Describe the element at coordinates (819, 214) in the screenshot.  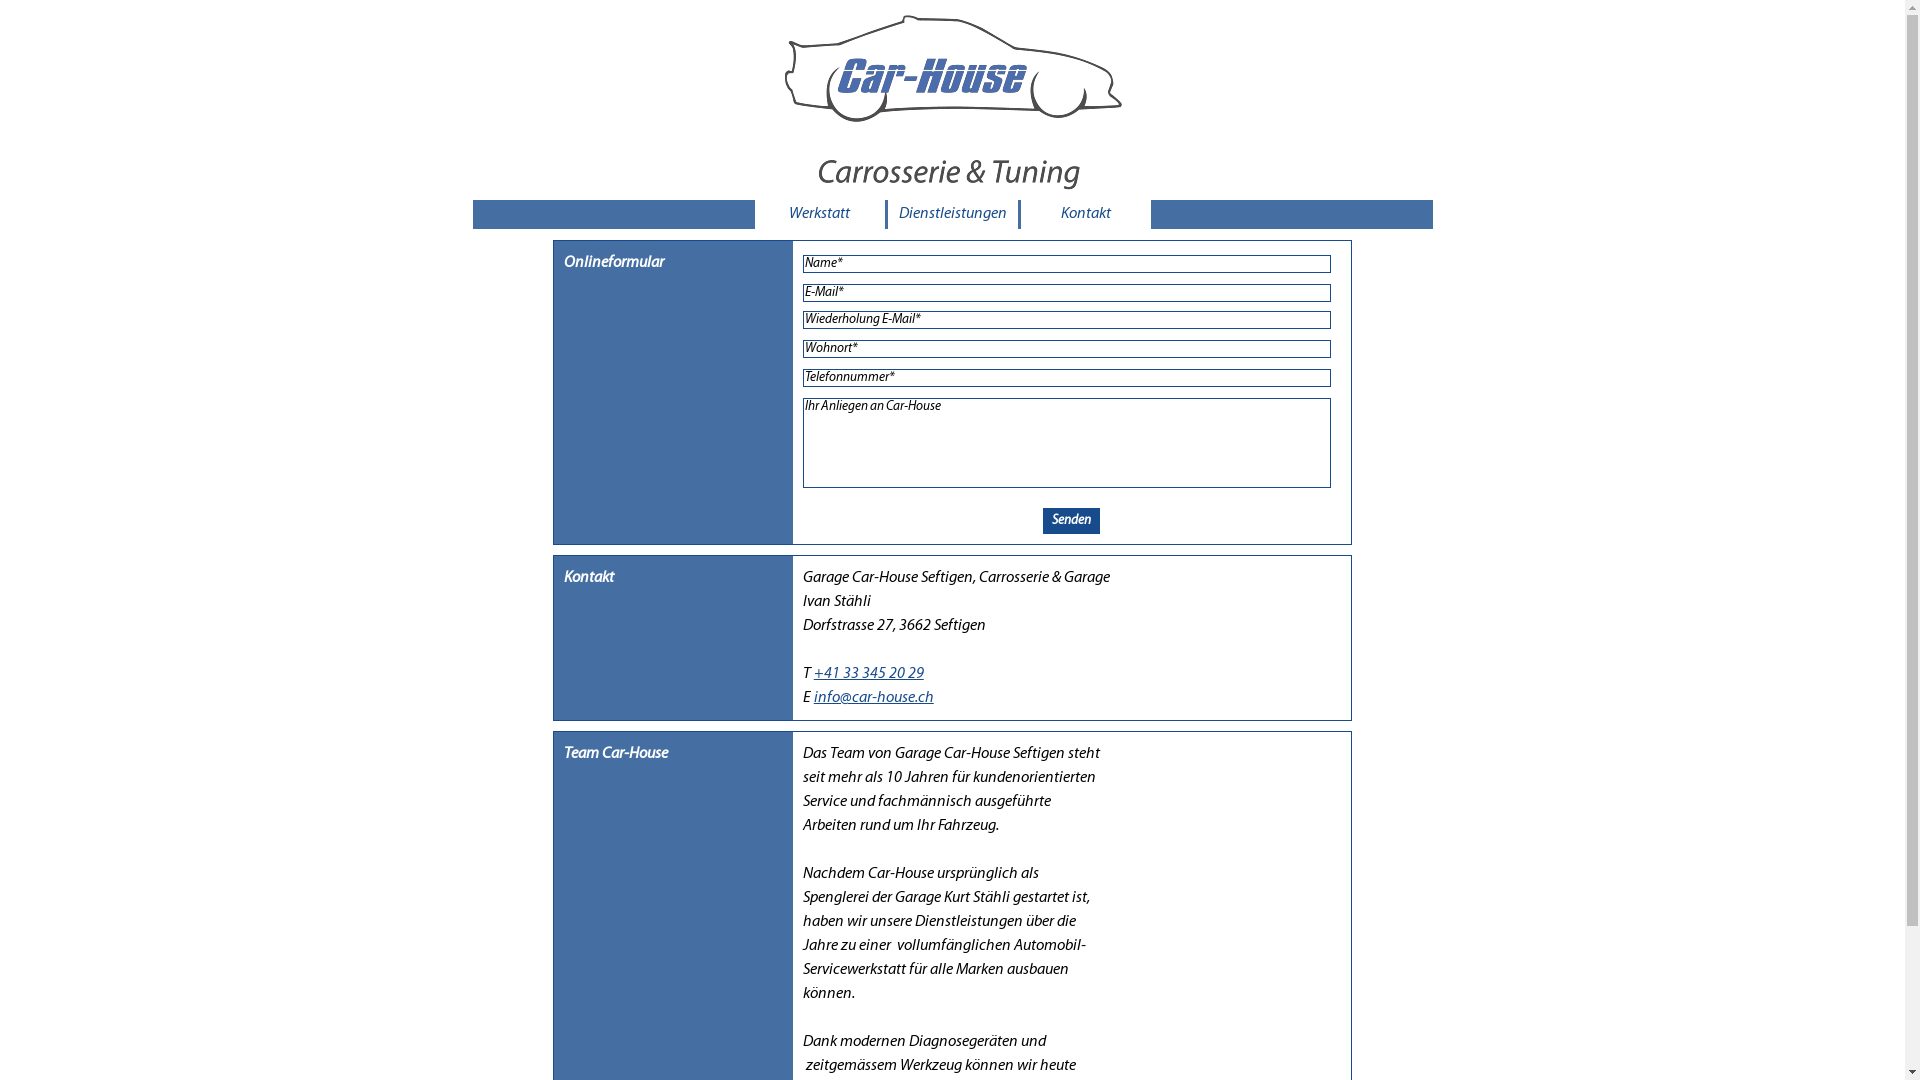
I see `'Werkstatt'` at that location.